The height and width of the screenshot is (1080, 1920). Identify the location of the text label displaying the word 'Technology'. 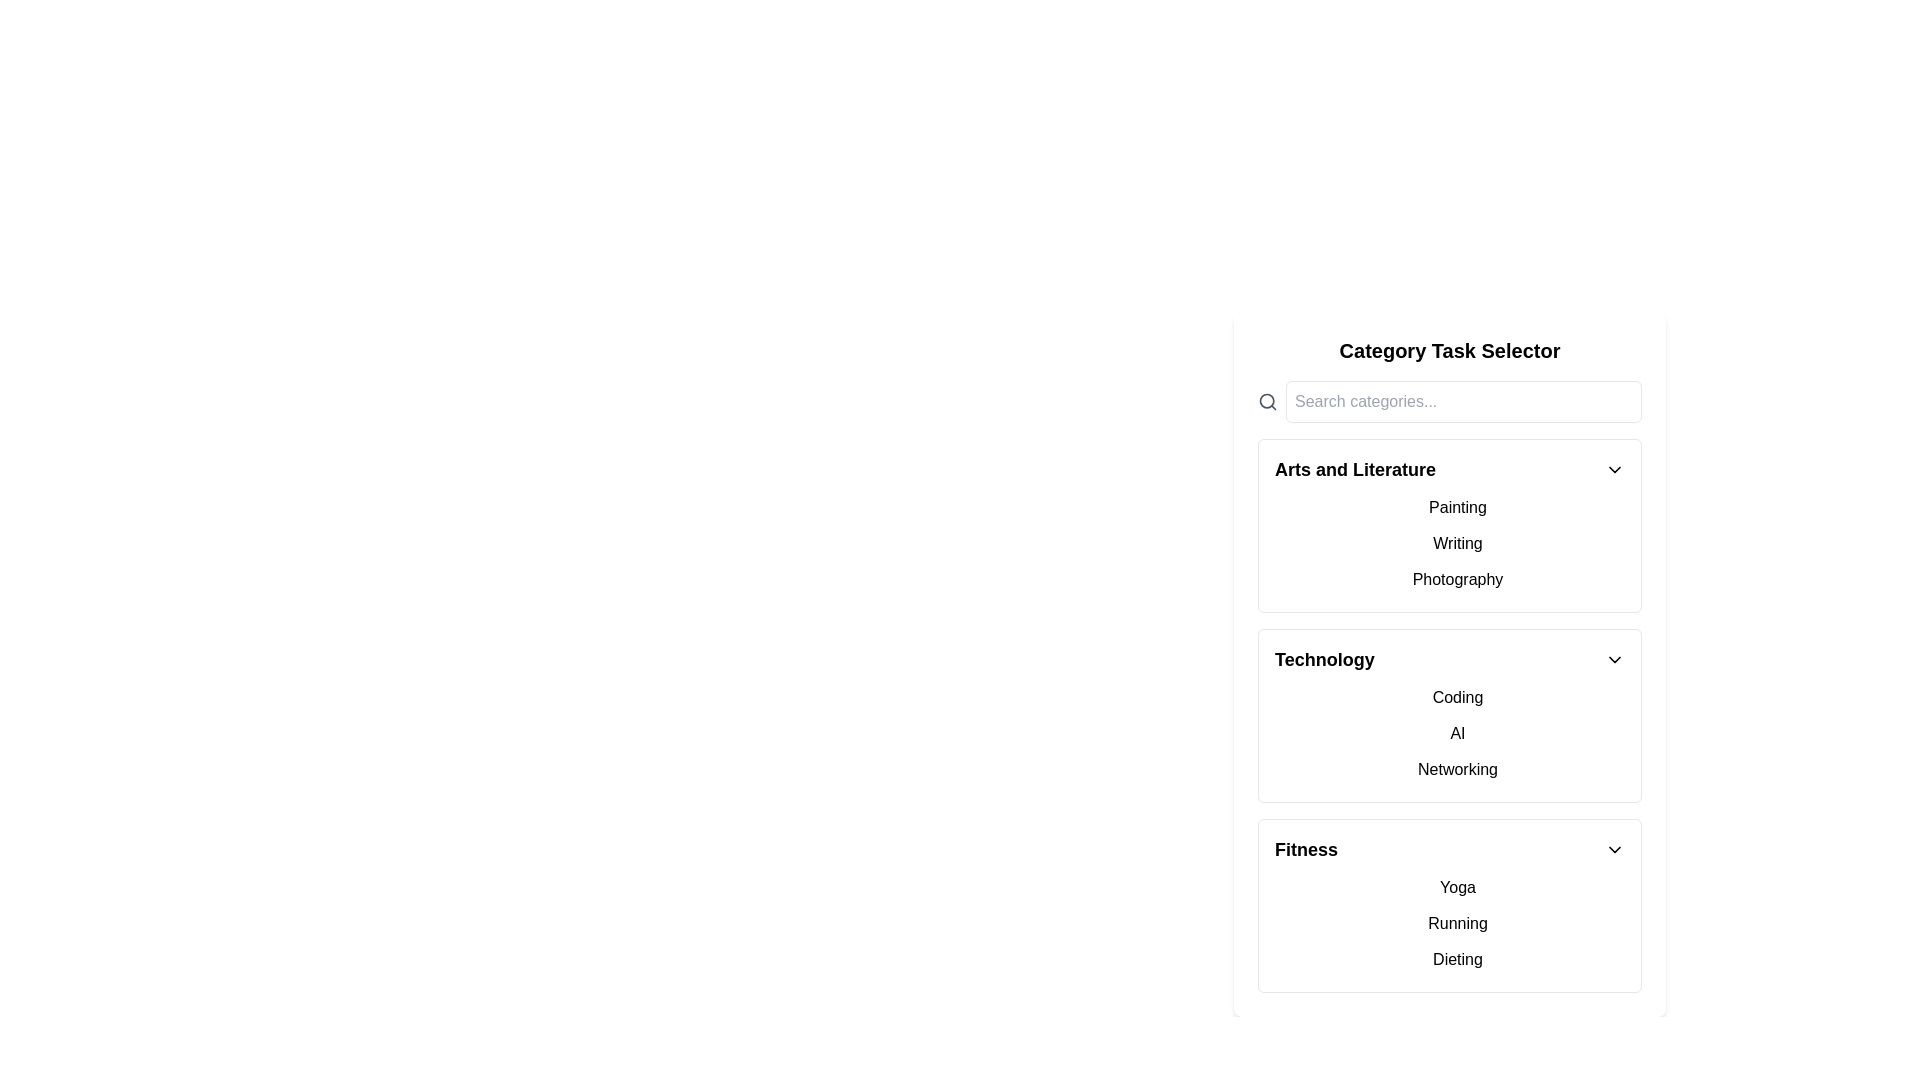
(1324, 659).